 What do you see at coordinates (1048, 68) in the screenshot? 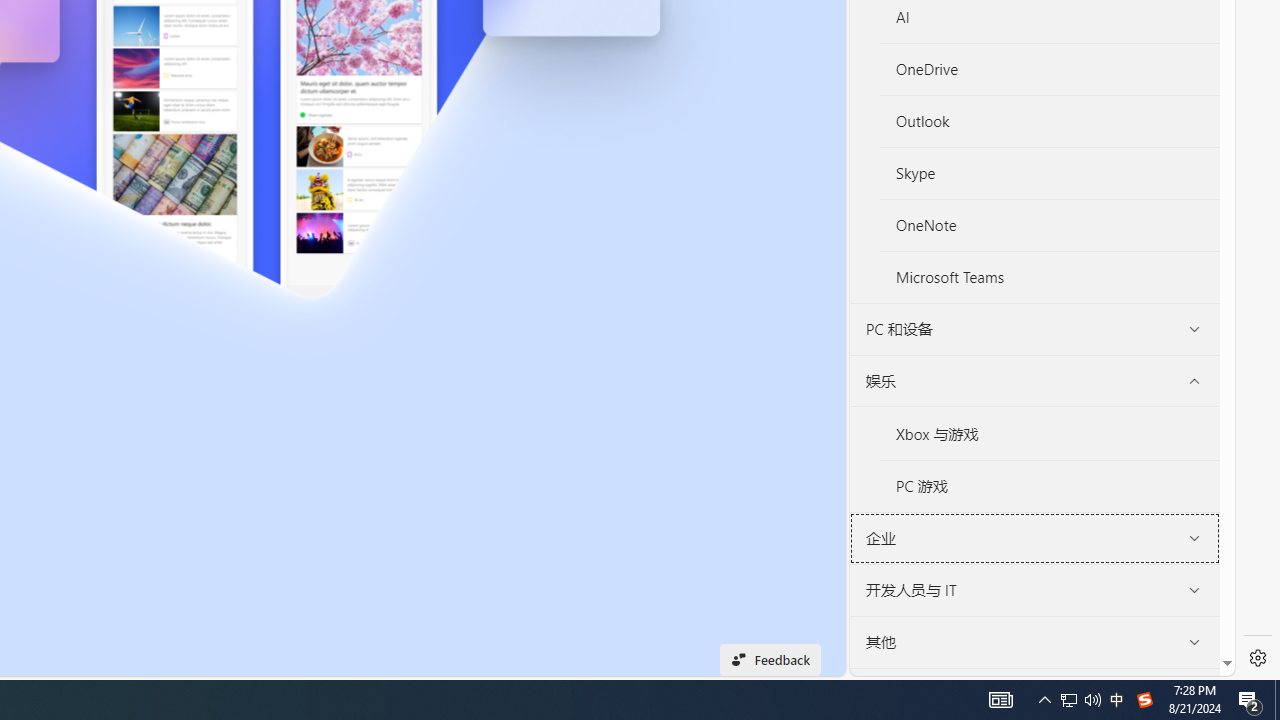
I see `'OneDrive'` at bounding box center [1048, 68].